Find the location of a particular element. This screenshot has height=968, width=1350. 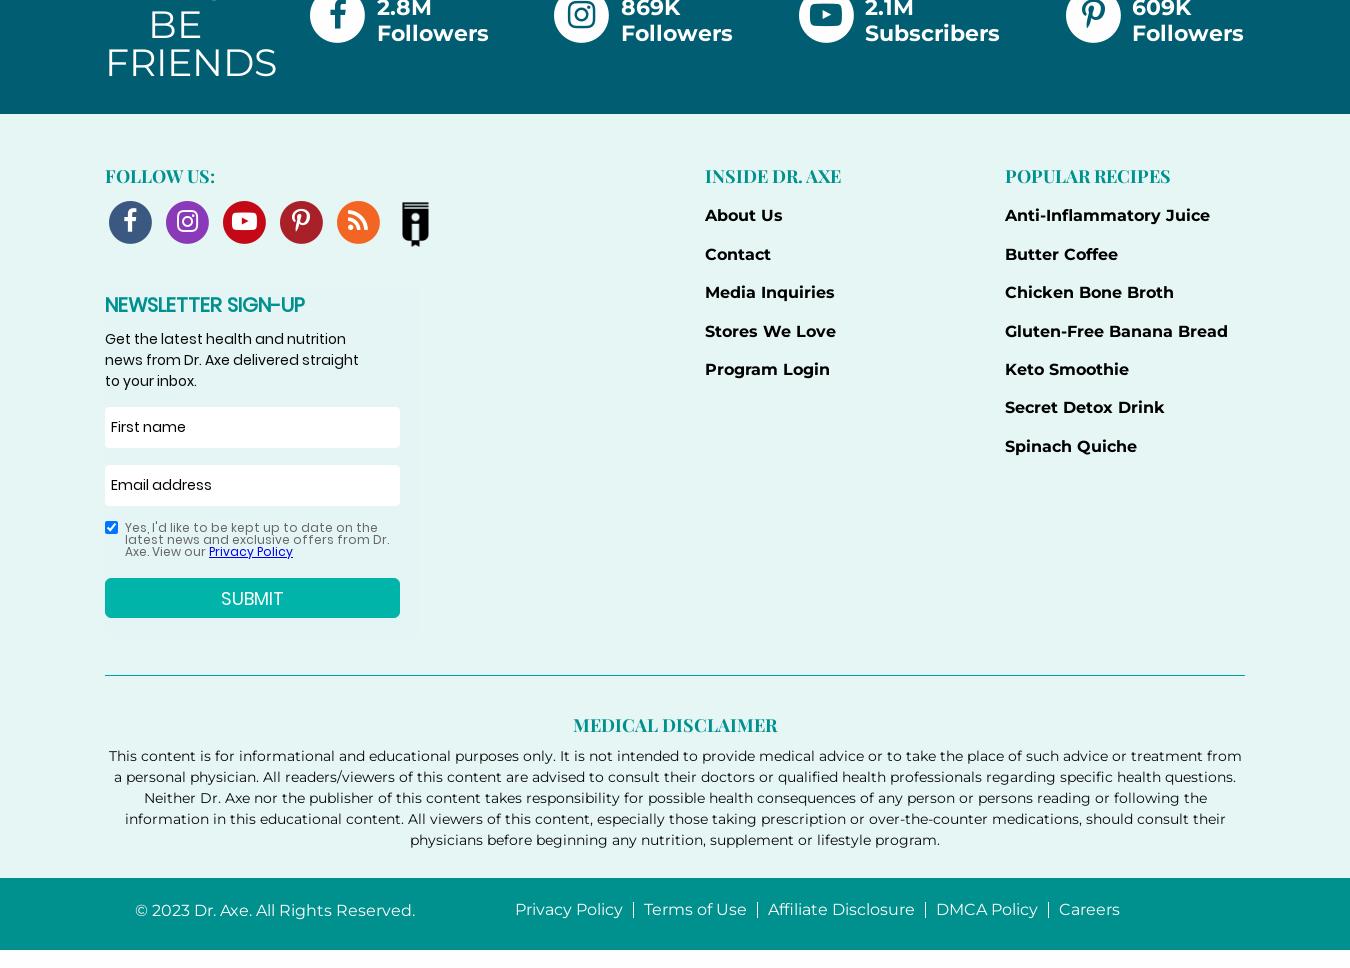

'Butter Coffee' is located at coordinates (1060, 253).